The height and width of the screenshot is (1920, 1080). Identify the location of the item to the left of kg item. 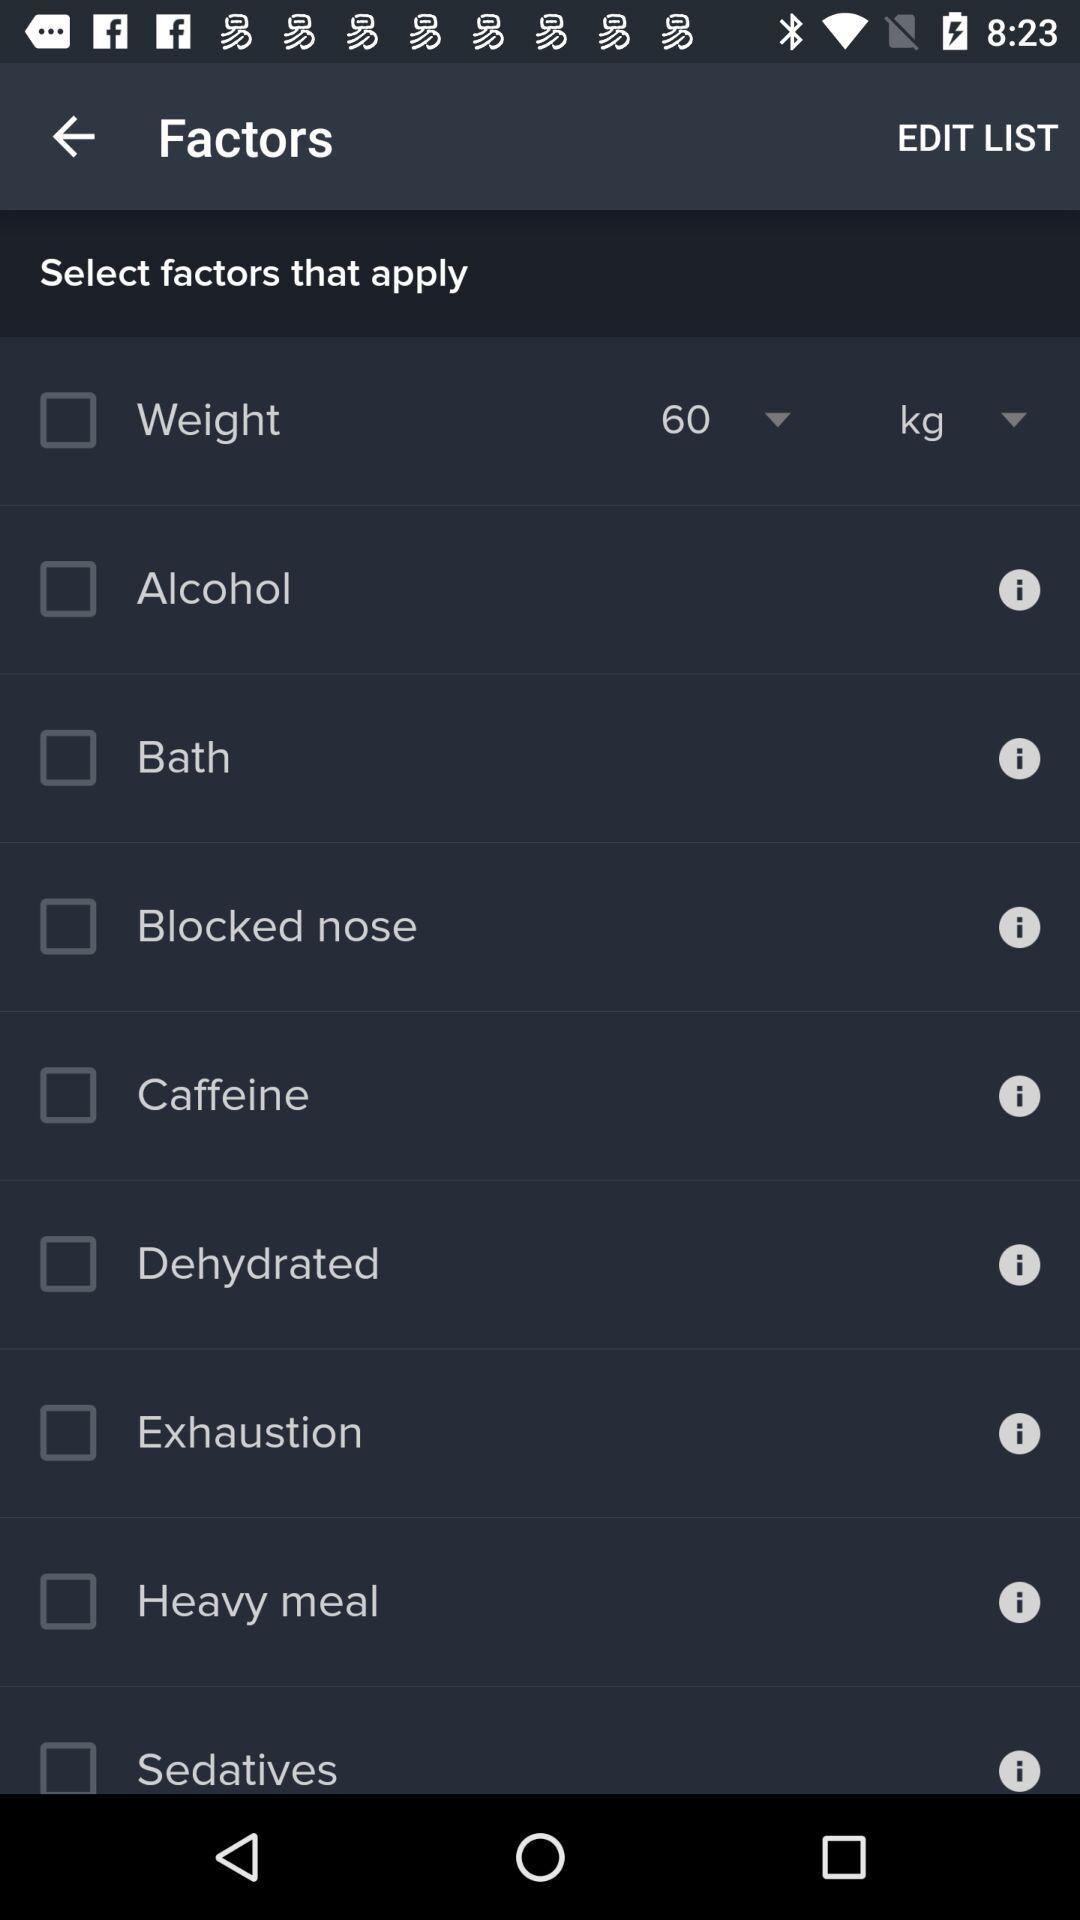
(684, 419).